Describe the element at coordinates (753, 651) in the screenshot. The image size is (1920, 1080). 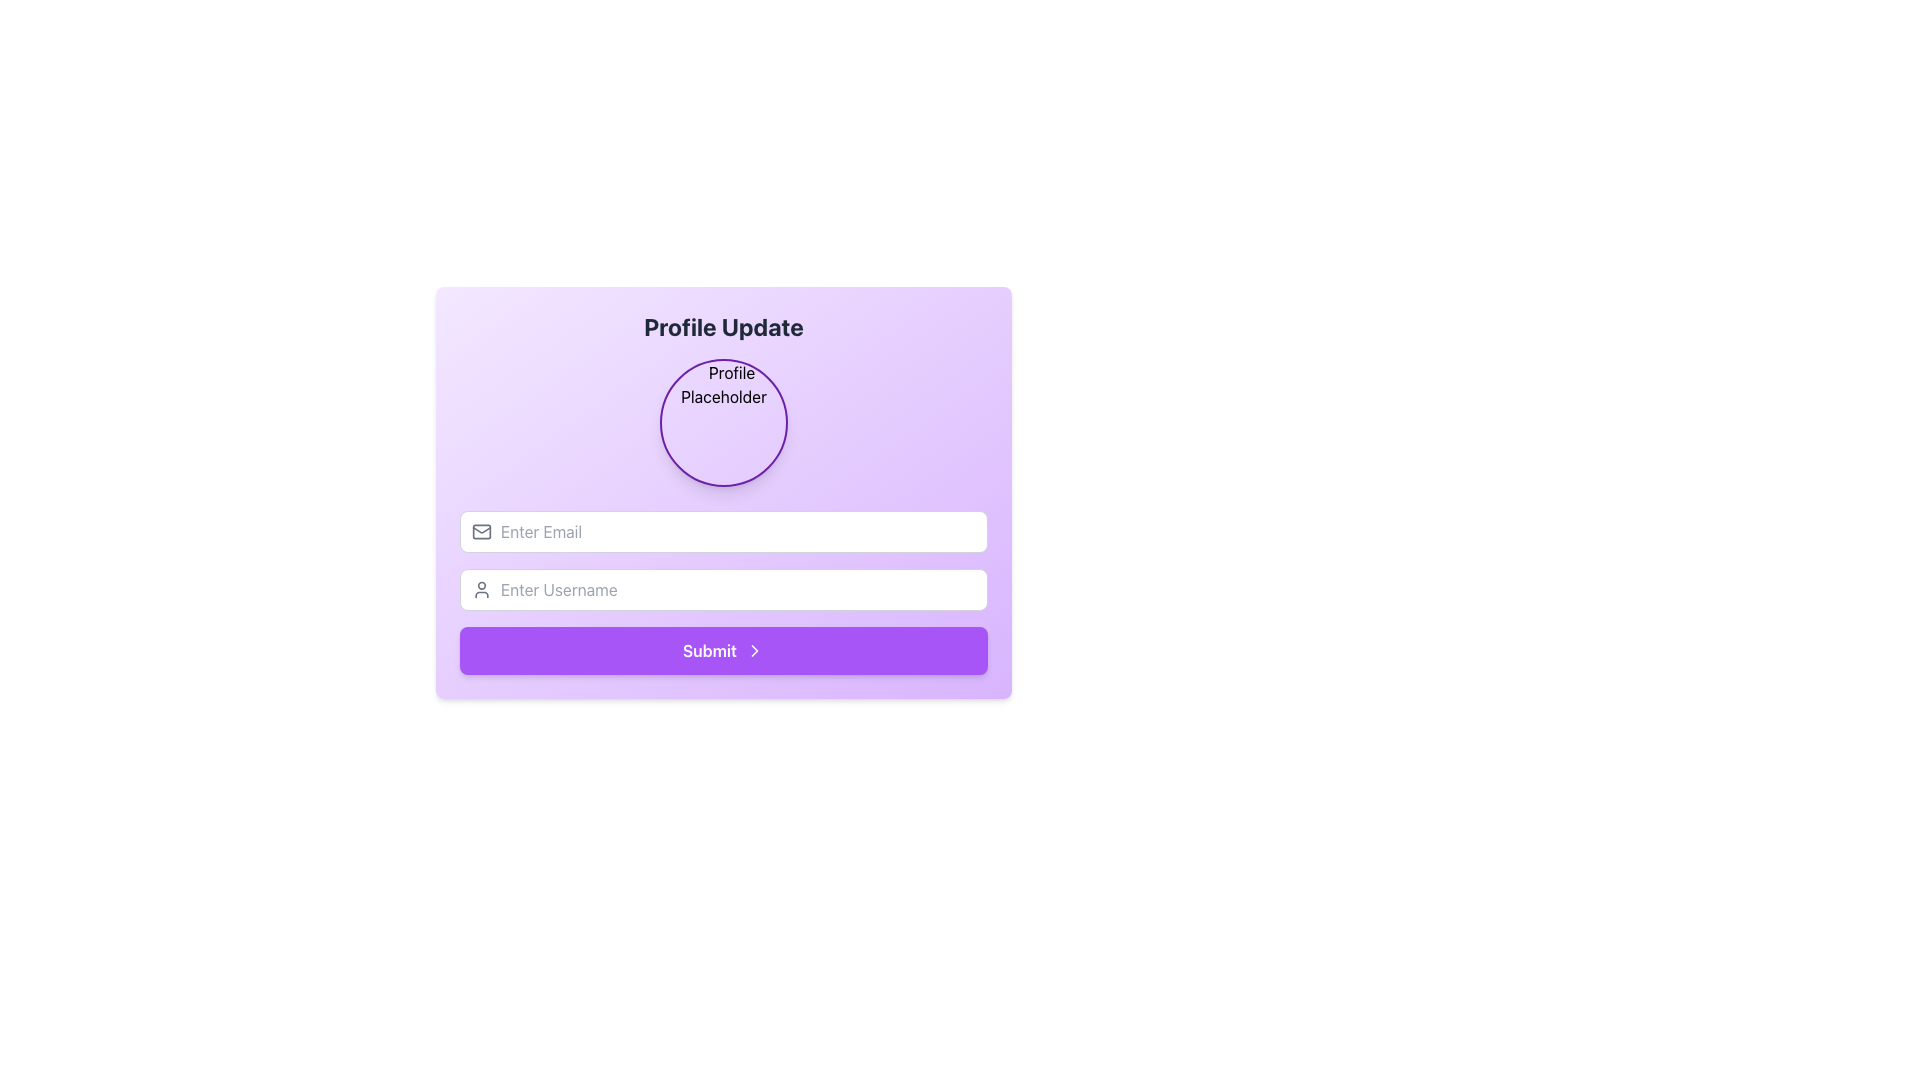
I see `the chevron icon located at the lower right side of the 'Submit' button to initiate navigation` at that location.